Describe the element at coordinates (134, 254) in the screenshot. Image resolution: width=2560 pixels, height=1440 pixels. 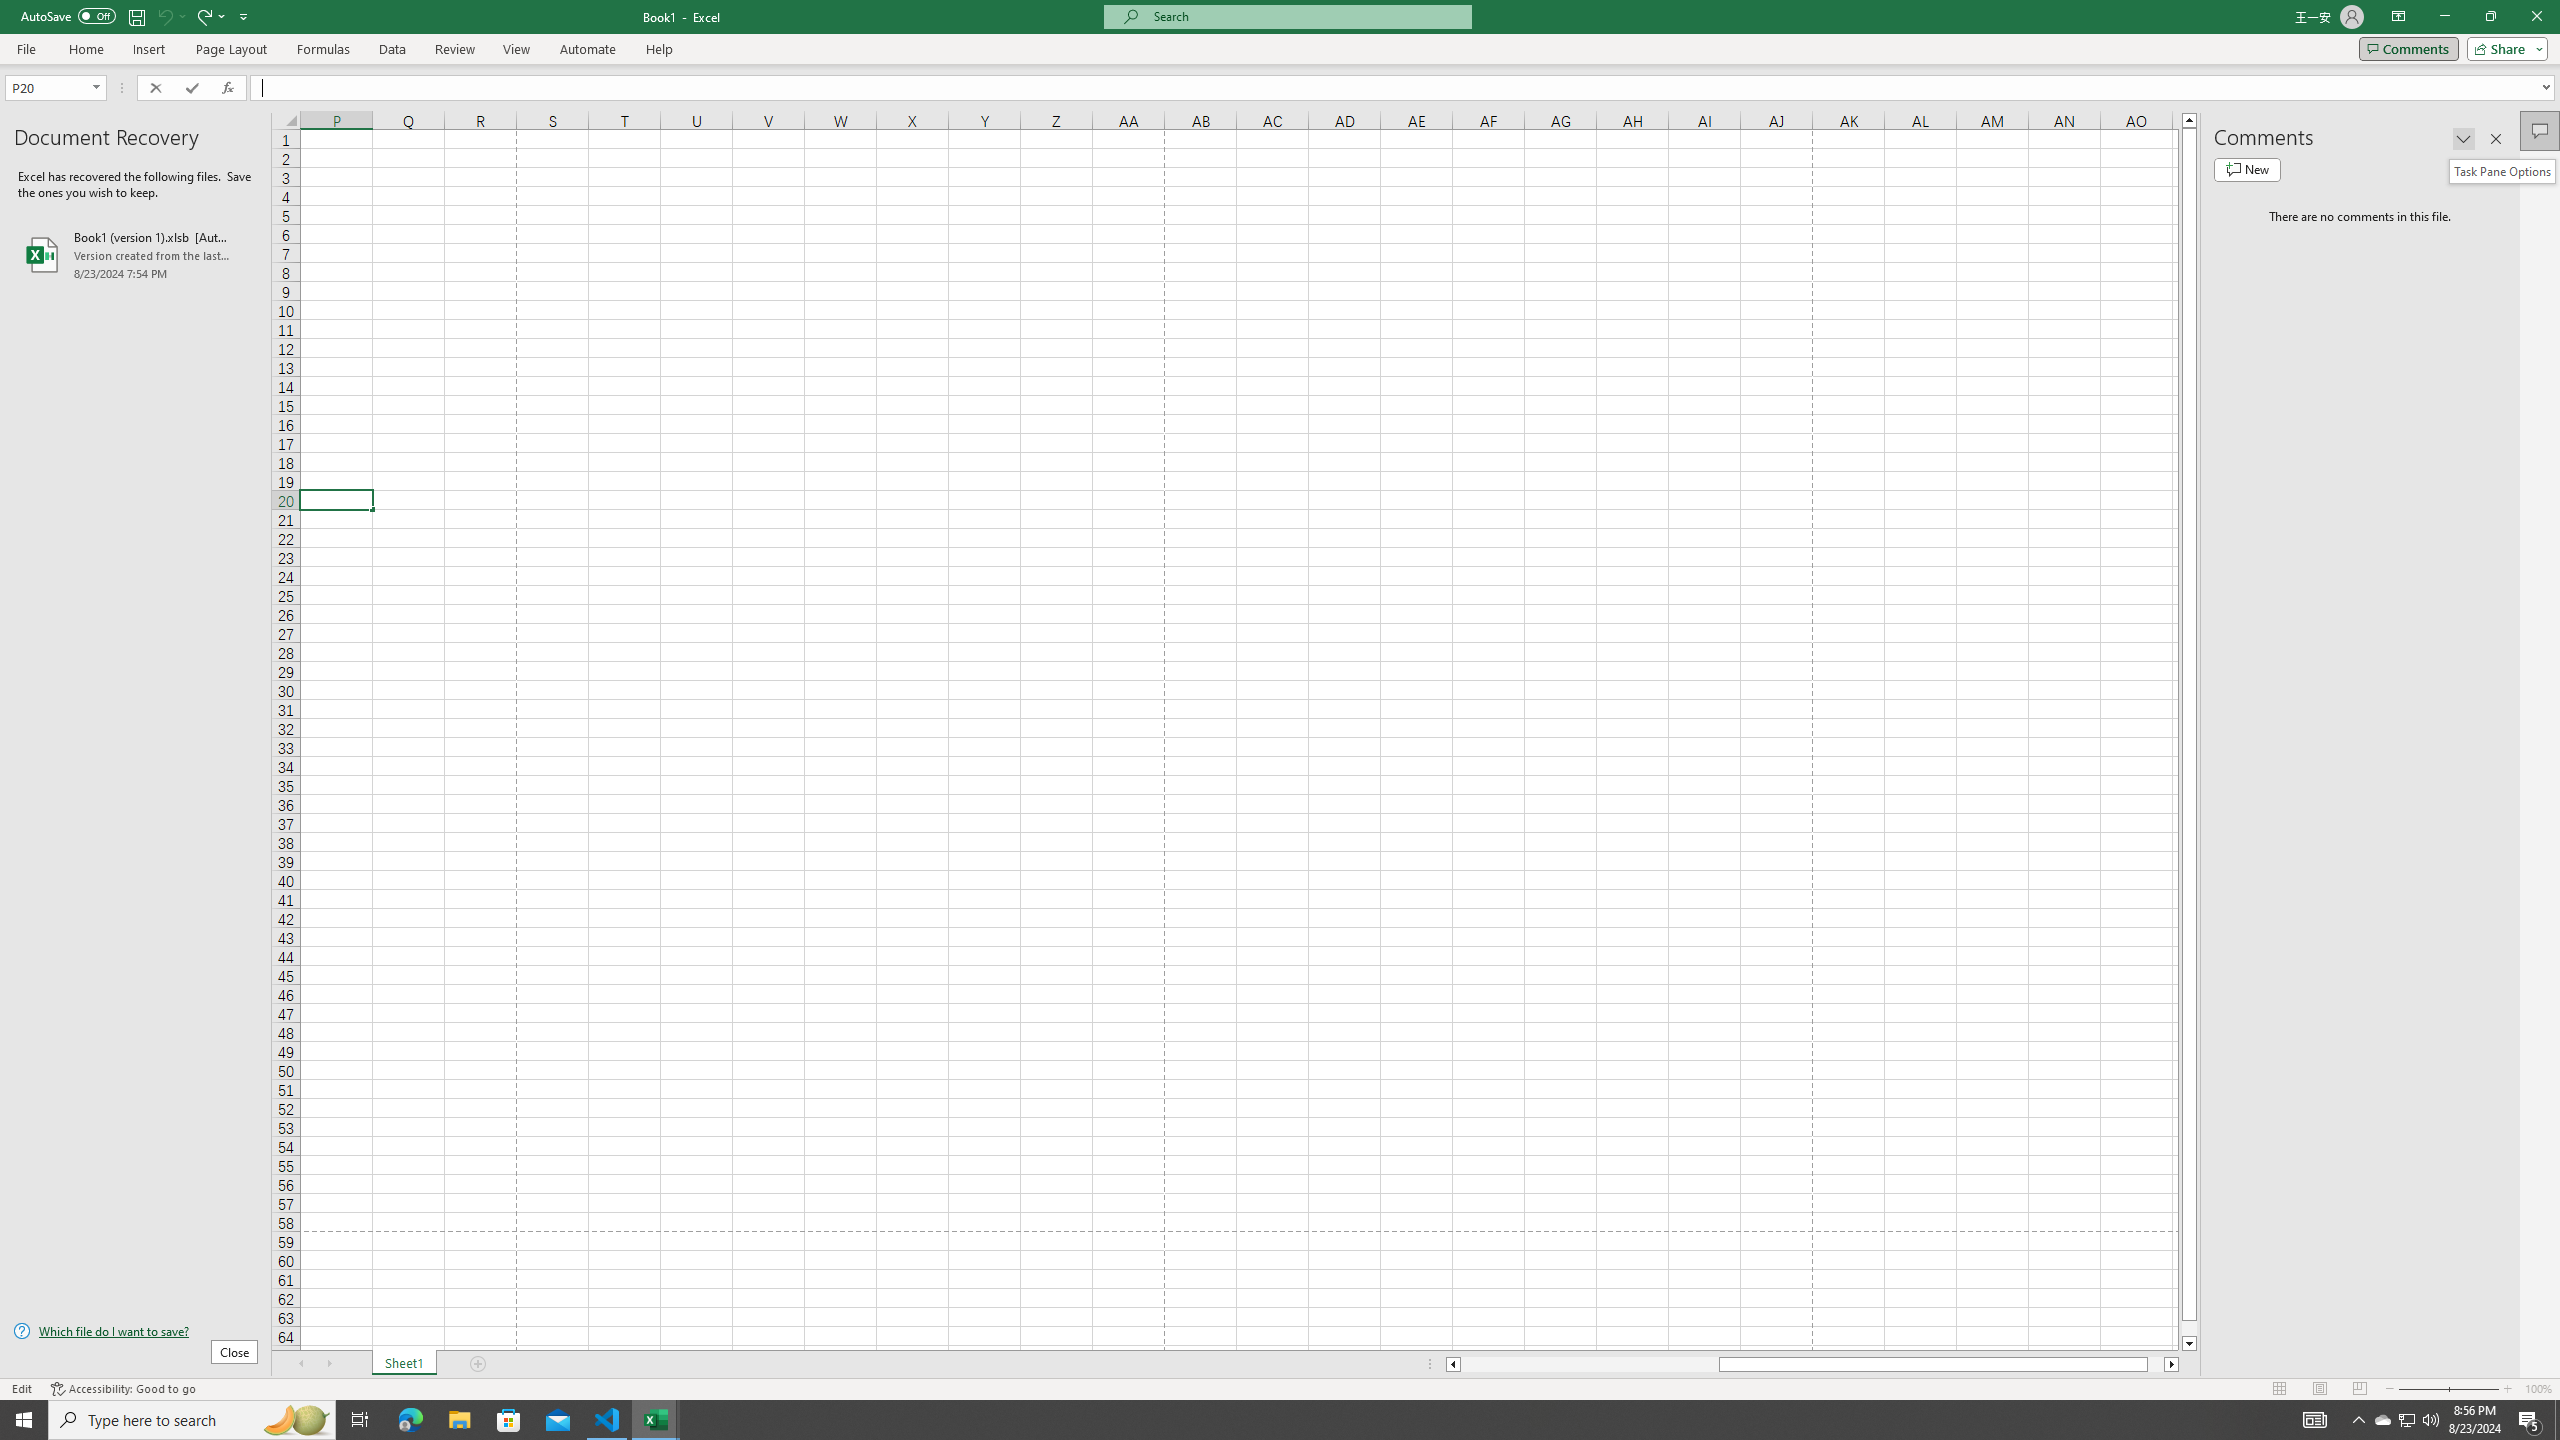
I see `'Book1 (version 1).xlsb  [AutoRecovered]'` at that location.